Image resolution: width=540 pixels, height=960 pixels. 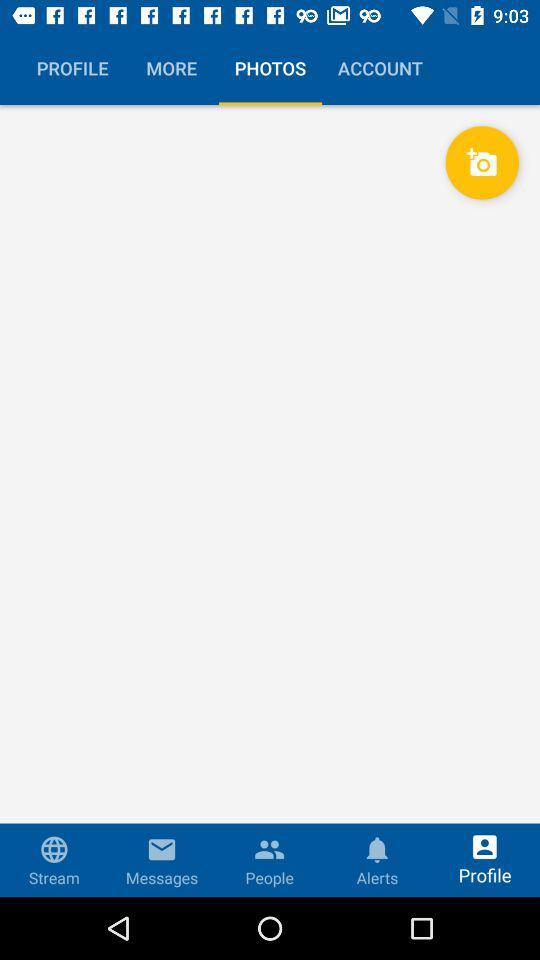 I want to click on the last but one button in the bottom menu bar, so click(x=377, y=843).